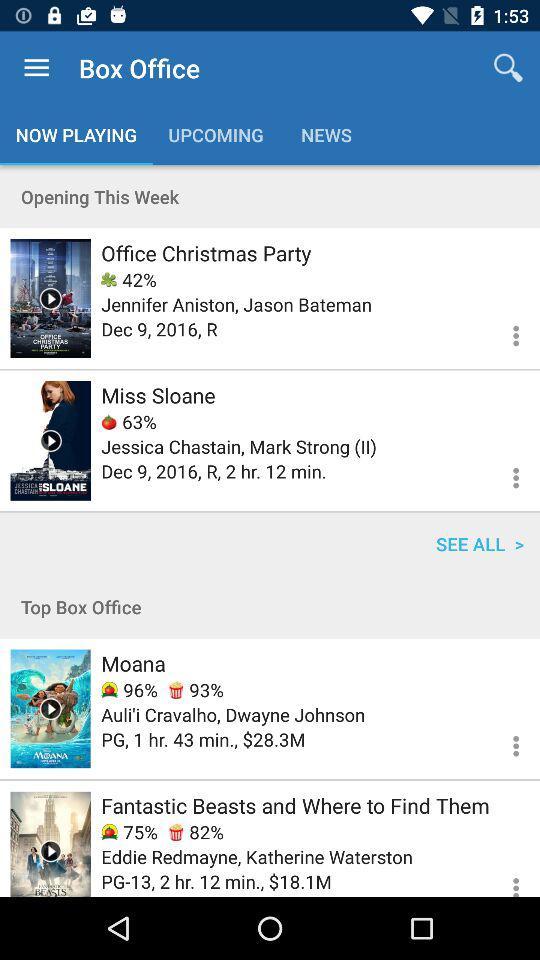 The width and height of the screenshot is (540, 960). I want to click on the movie trailer, so click(50, 297).